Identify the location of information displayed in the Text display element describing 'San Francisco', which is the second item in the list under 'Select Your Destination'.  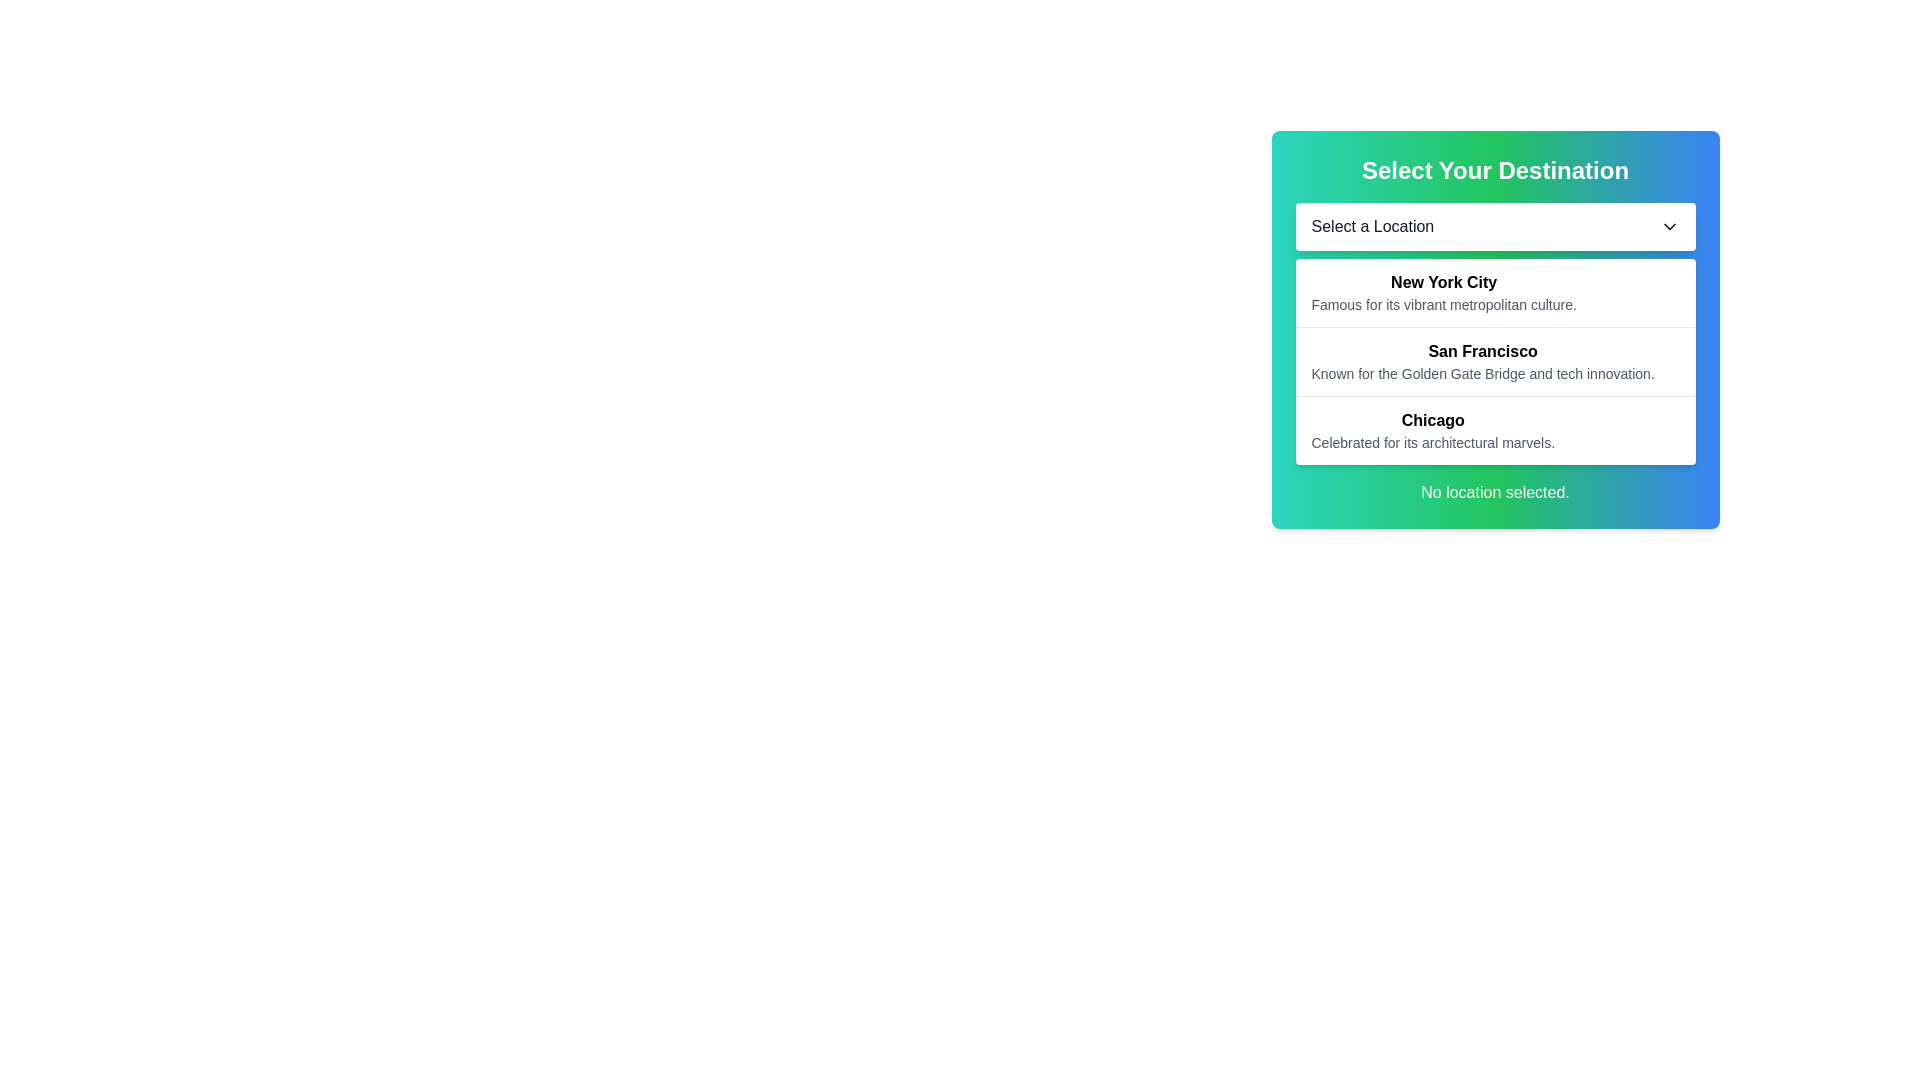
(1483, 362).